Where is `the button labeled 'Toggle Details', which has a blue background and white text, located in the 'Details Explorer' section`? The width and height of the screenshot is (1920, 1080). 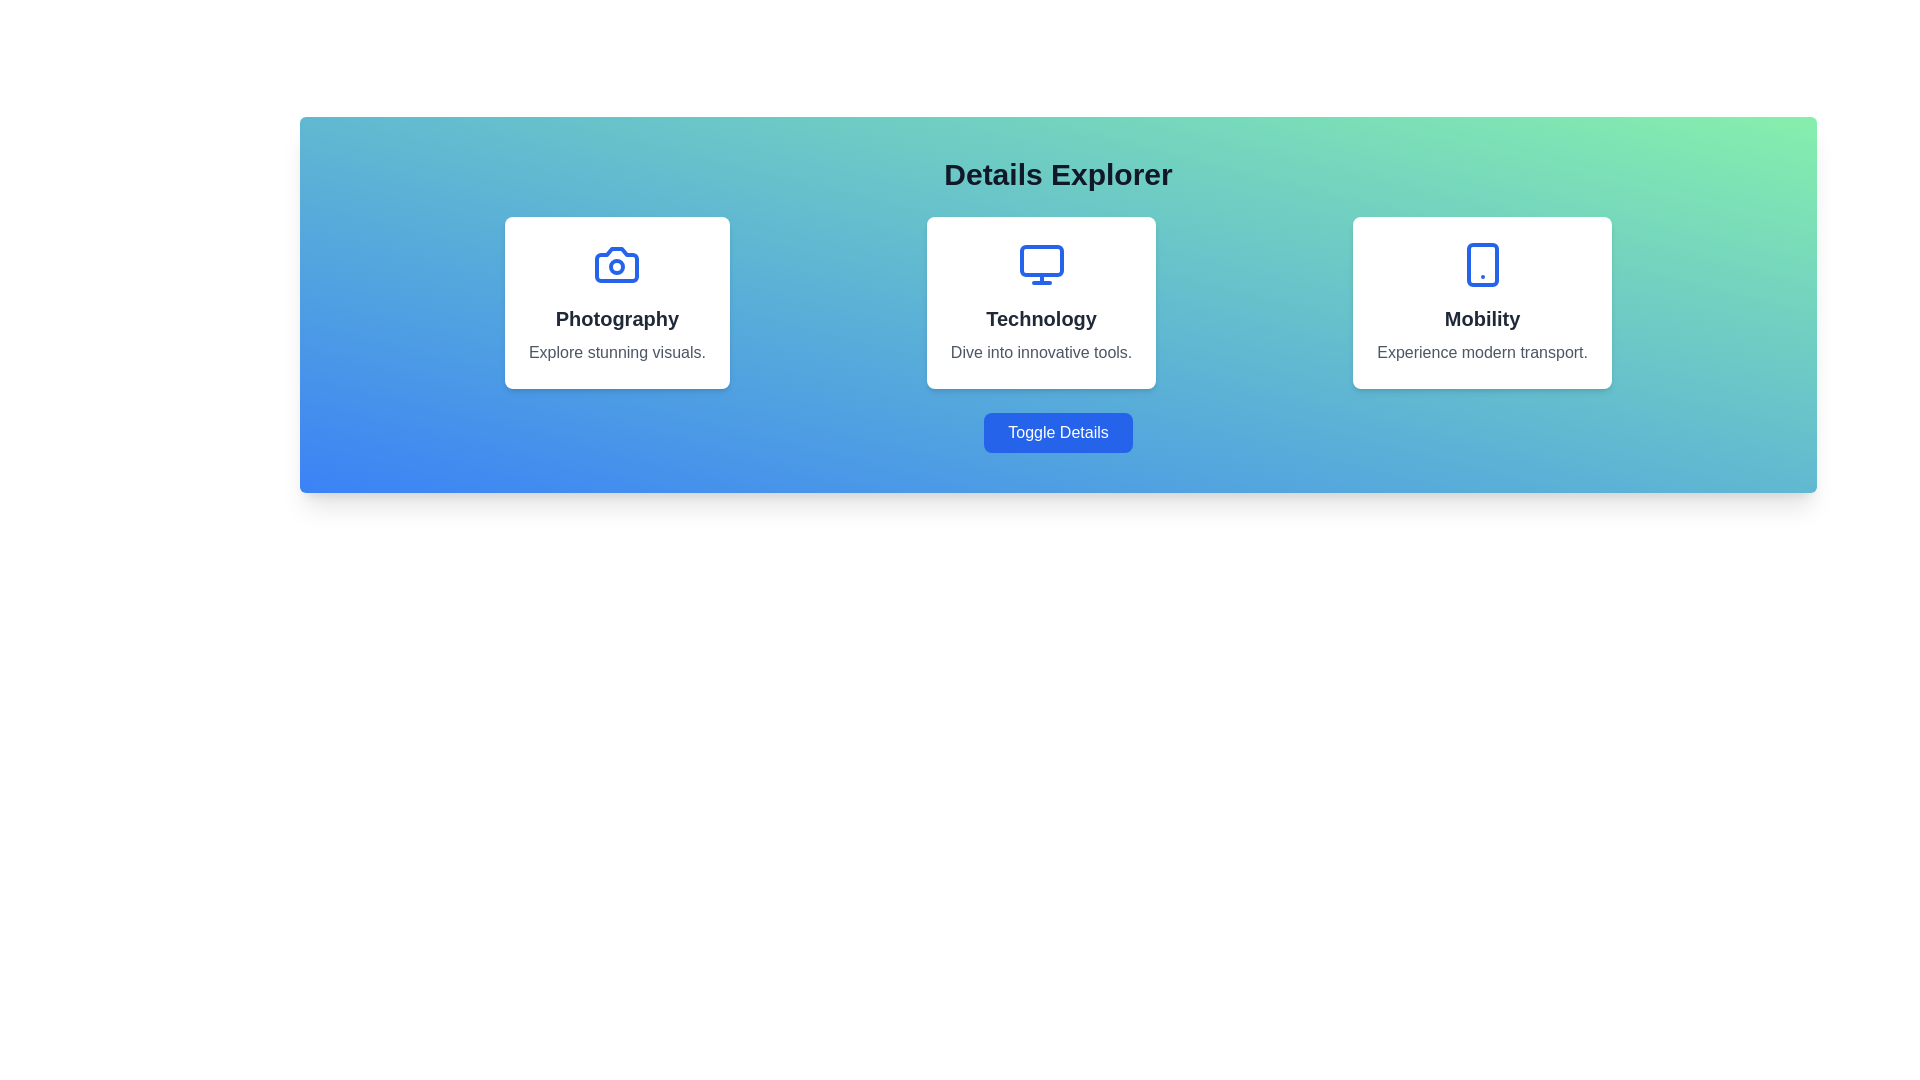
the button labeled 'Toggle Details', which has a blue background and white text, located in the 'Details Explorer' section is located at coordinates (1057, 431).